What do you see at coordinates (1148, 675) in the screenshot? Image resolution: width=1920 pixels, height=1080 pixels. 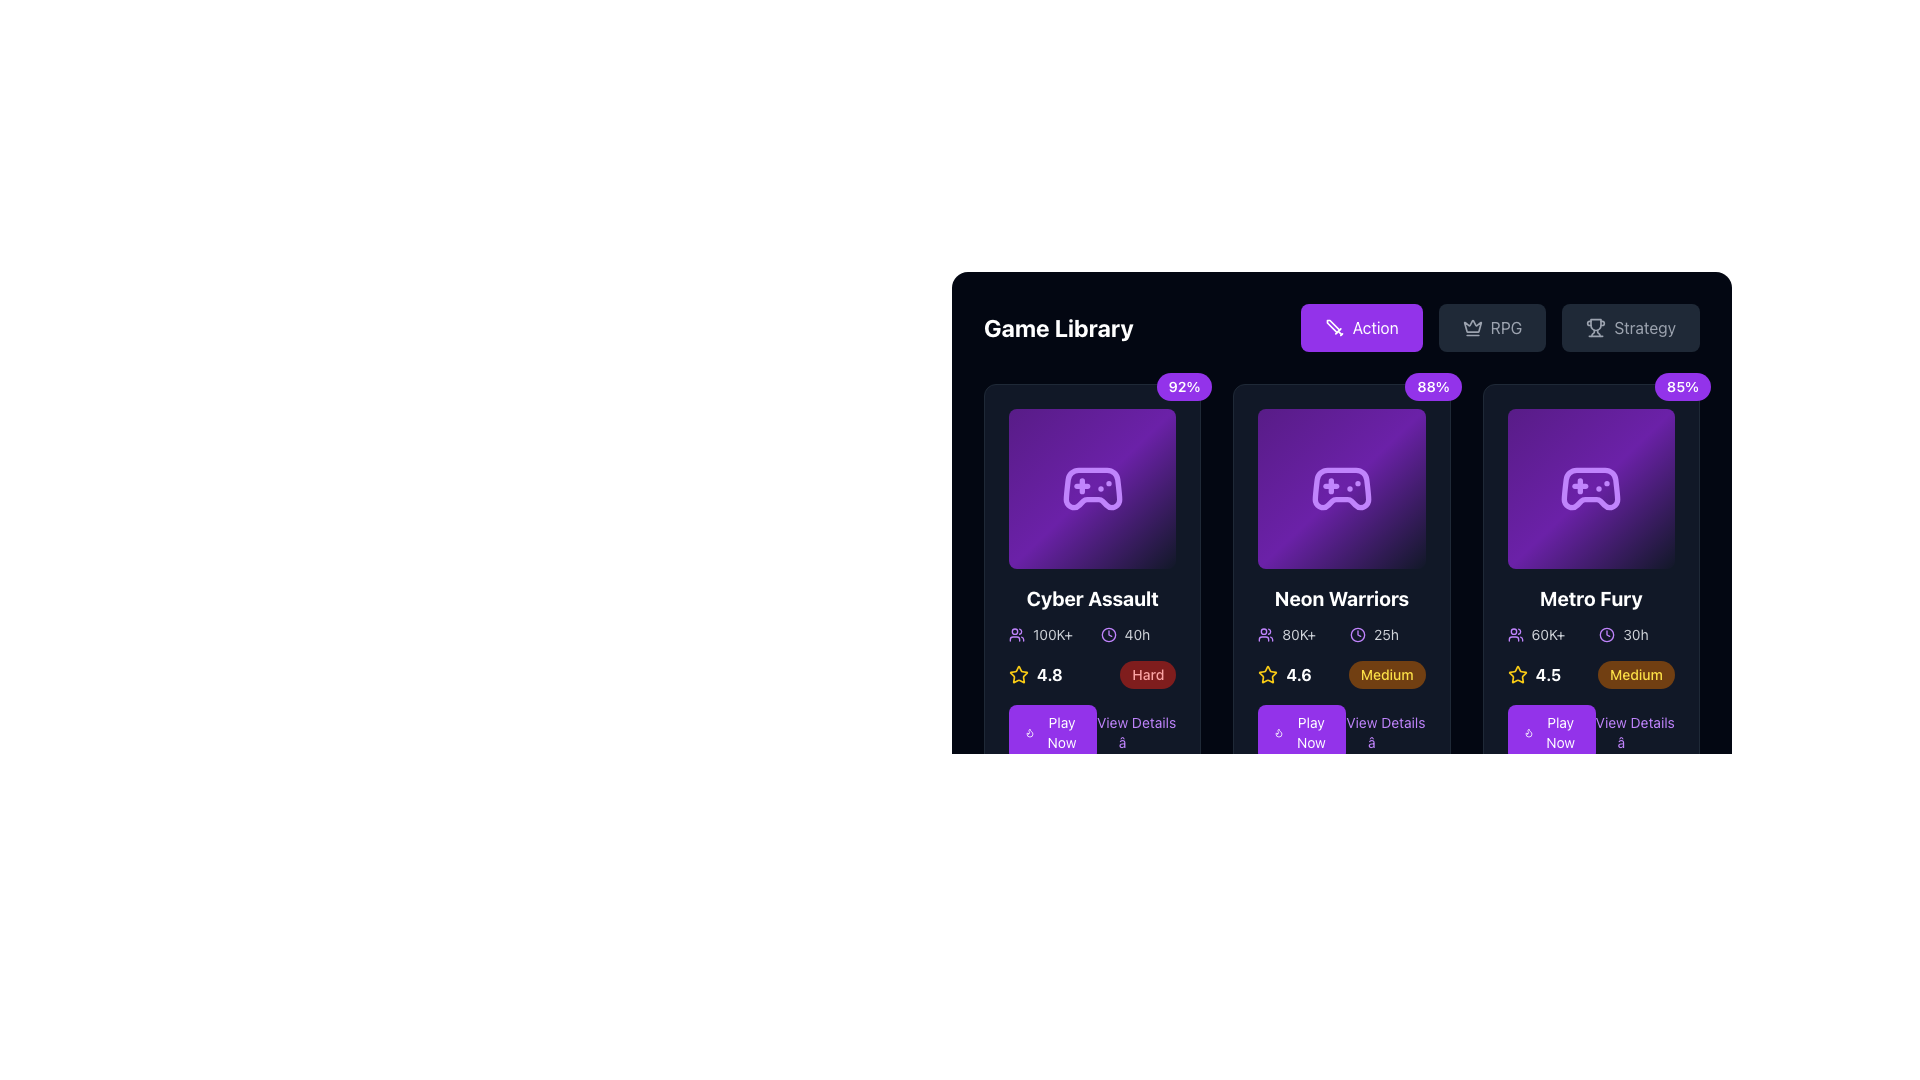 I see `the pill-shaped label with a deep red background containing the word 'Hard' in light pink` at bounding box center [1148, 675].